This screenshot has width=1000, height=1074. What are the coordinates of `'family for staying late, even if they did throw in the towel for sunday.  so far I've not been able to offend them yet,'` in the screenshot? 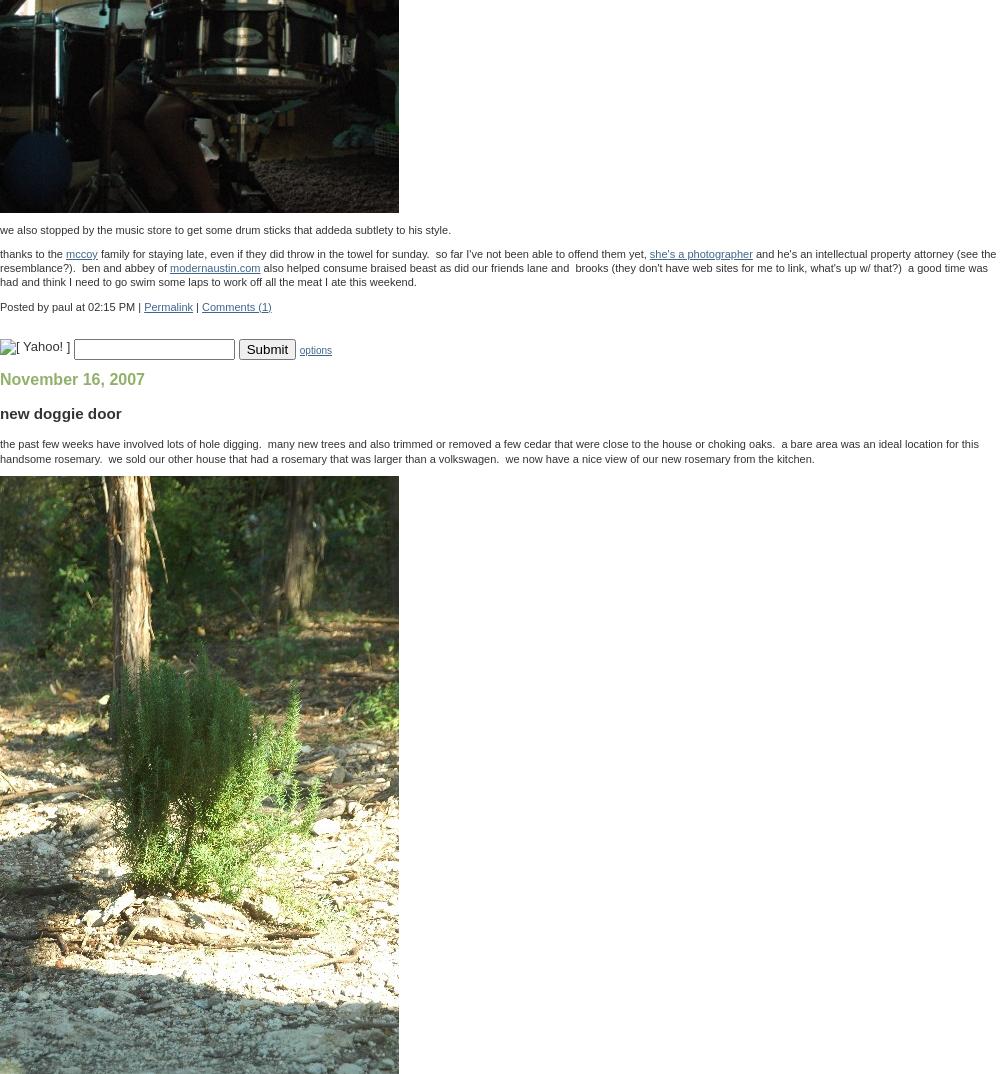 It's located at (372, 252).